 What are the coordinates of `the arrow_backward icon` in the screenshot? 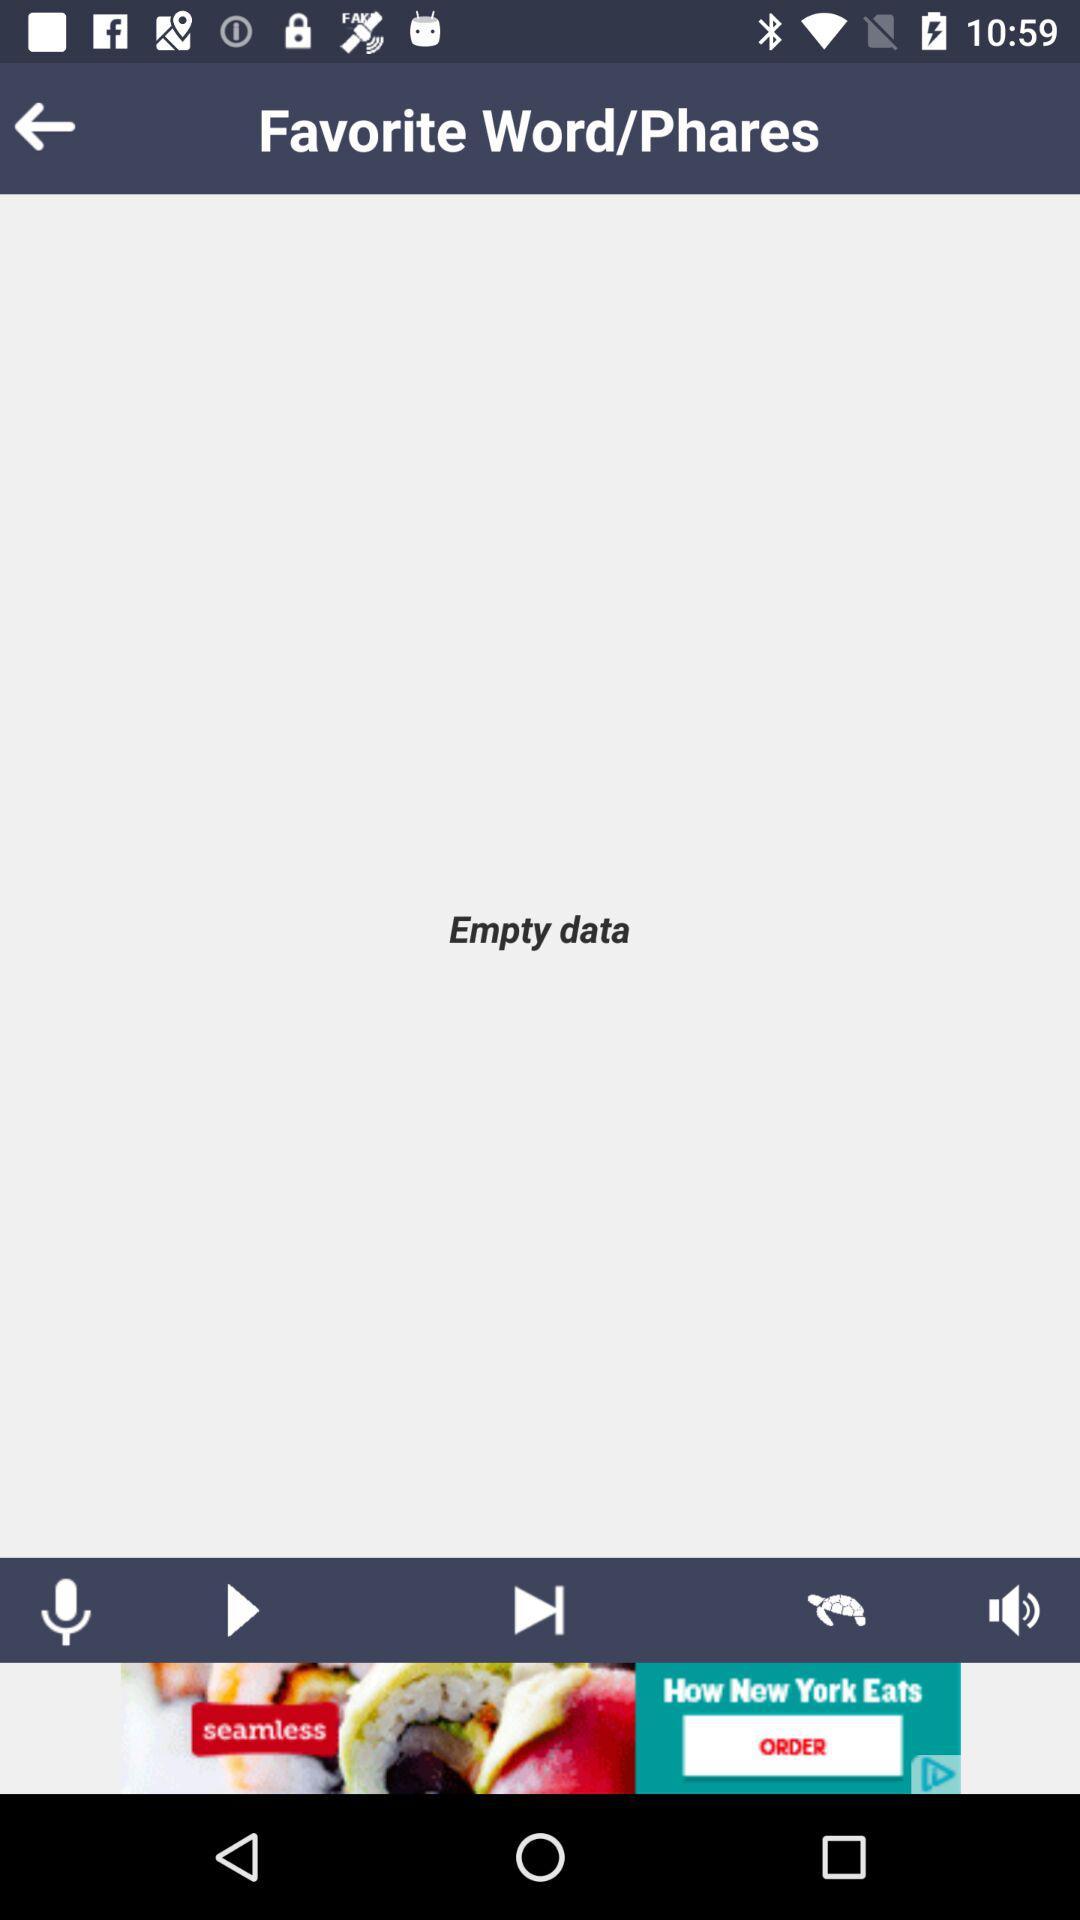 It's located at (74, 127).